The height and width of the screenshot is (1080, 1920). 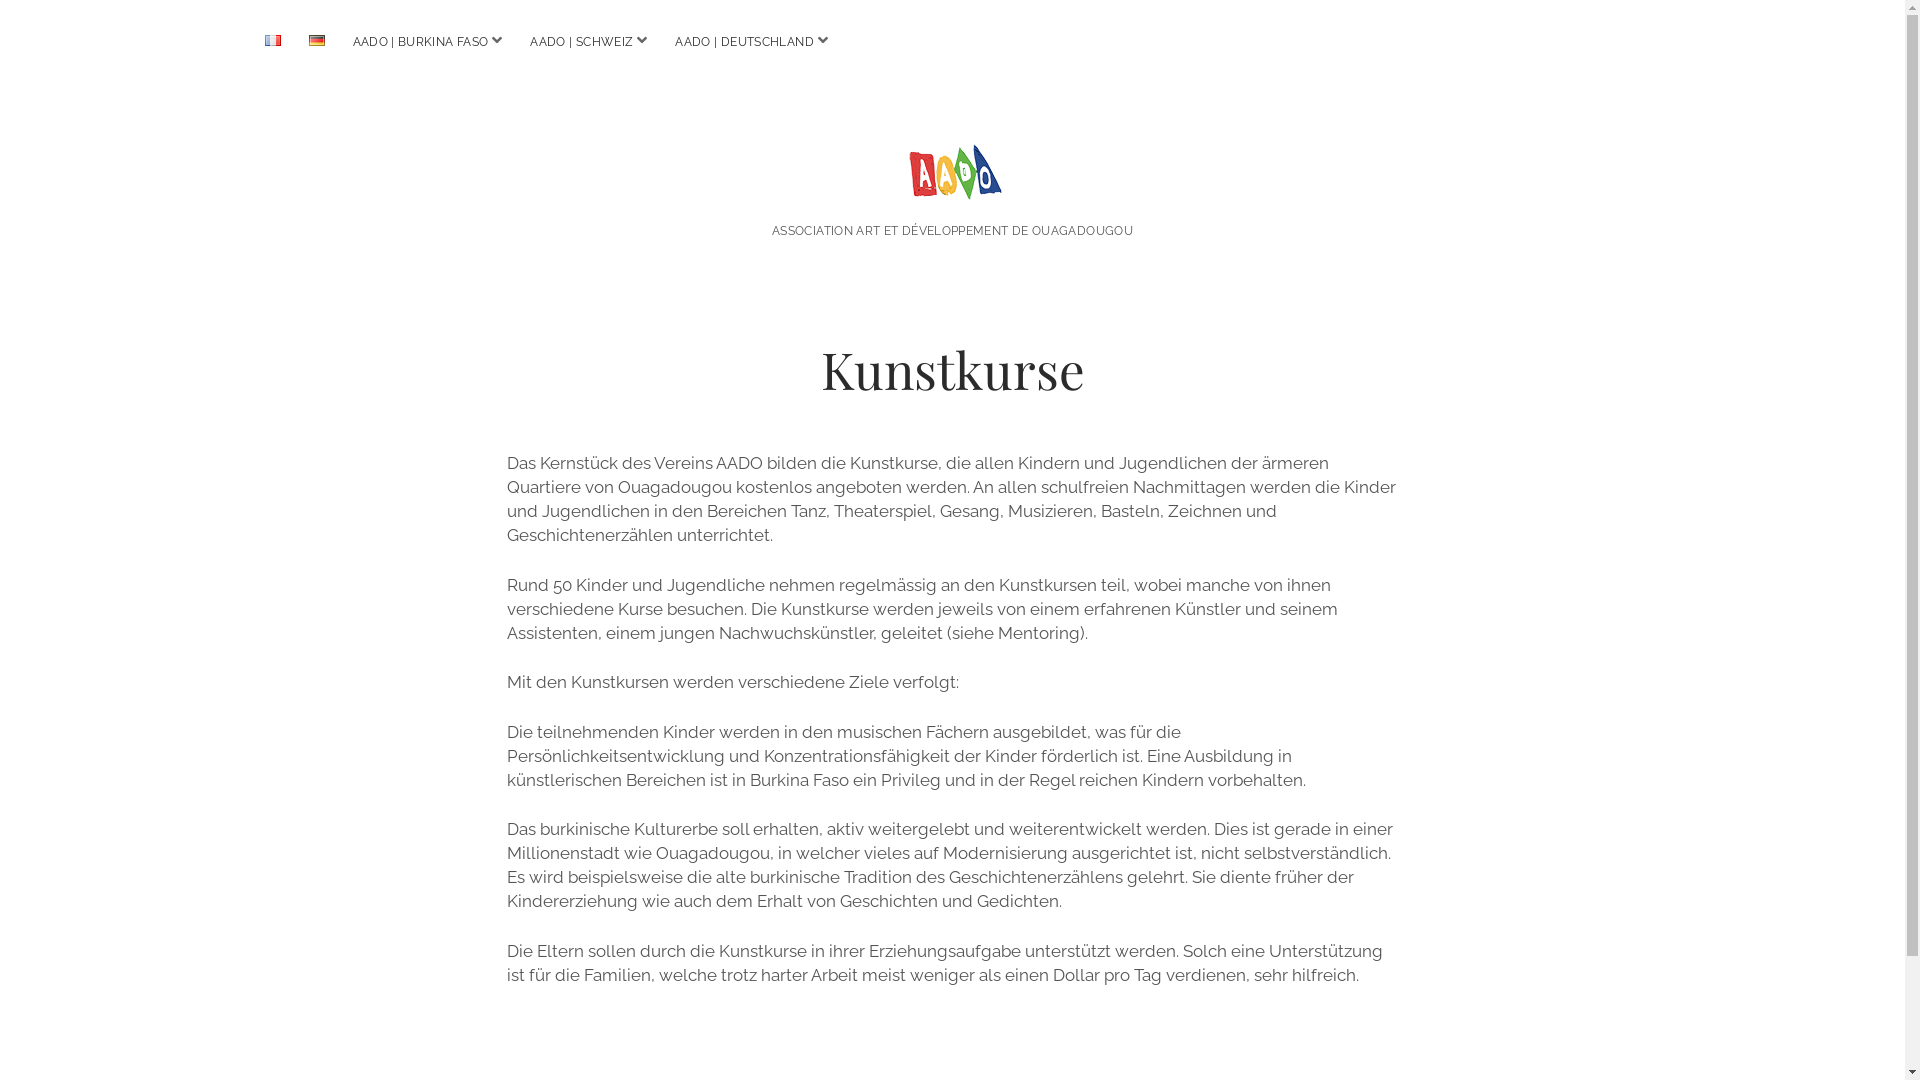 I want to click on 'Deutsch', so click(x=315, y=40).